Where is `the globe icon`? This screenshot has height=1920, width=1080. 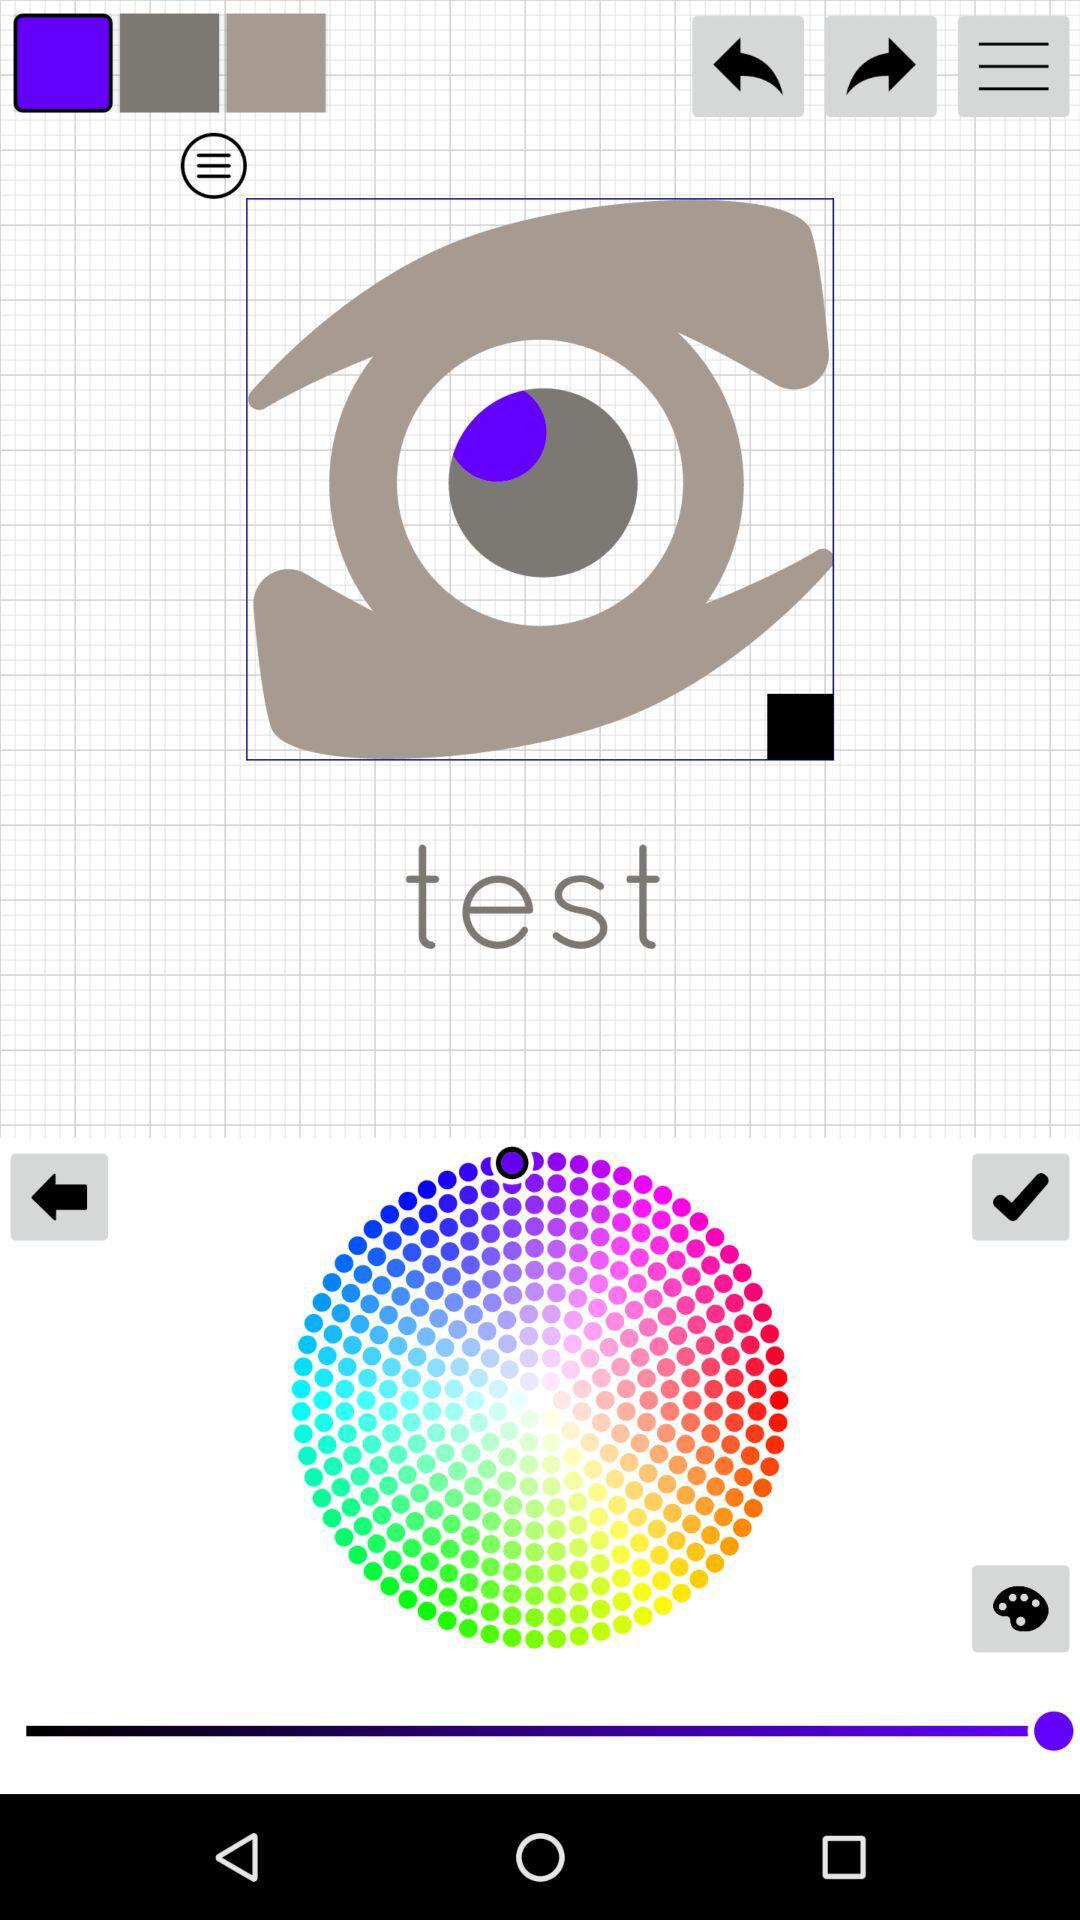 the globe icon is located at coordinates (1020, 1608).